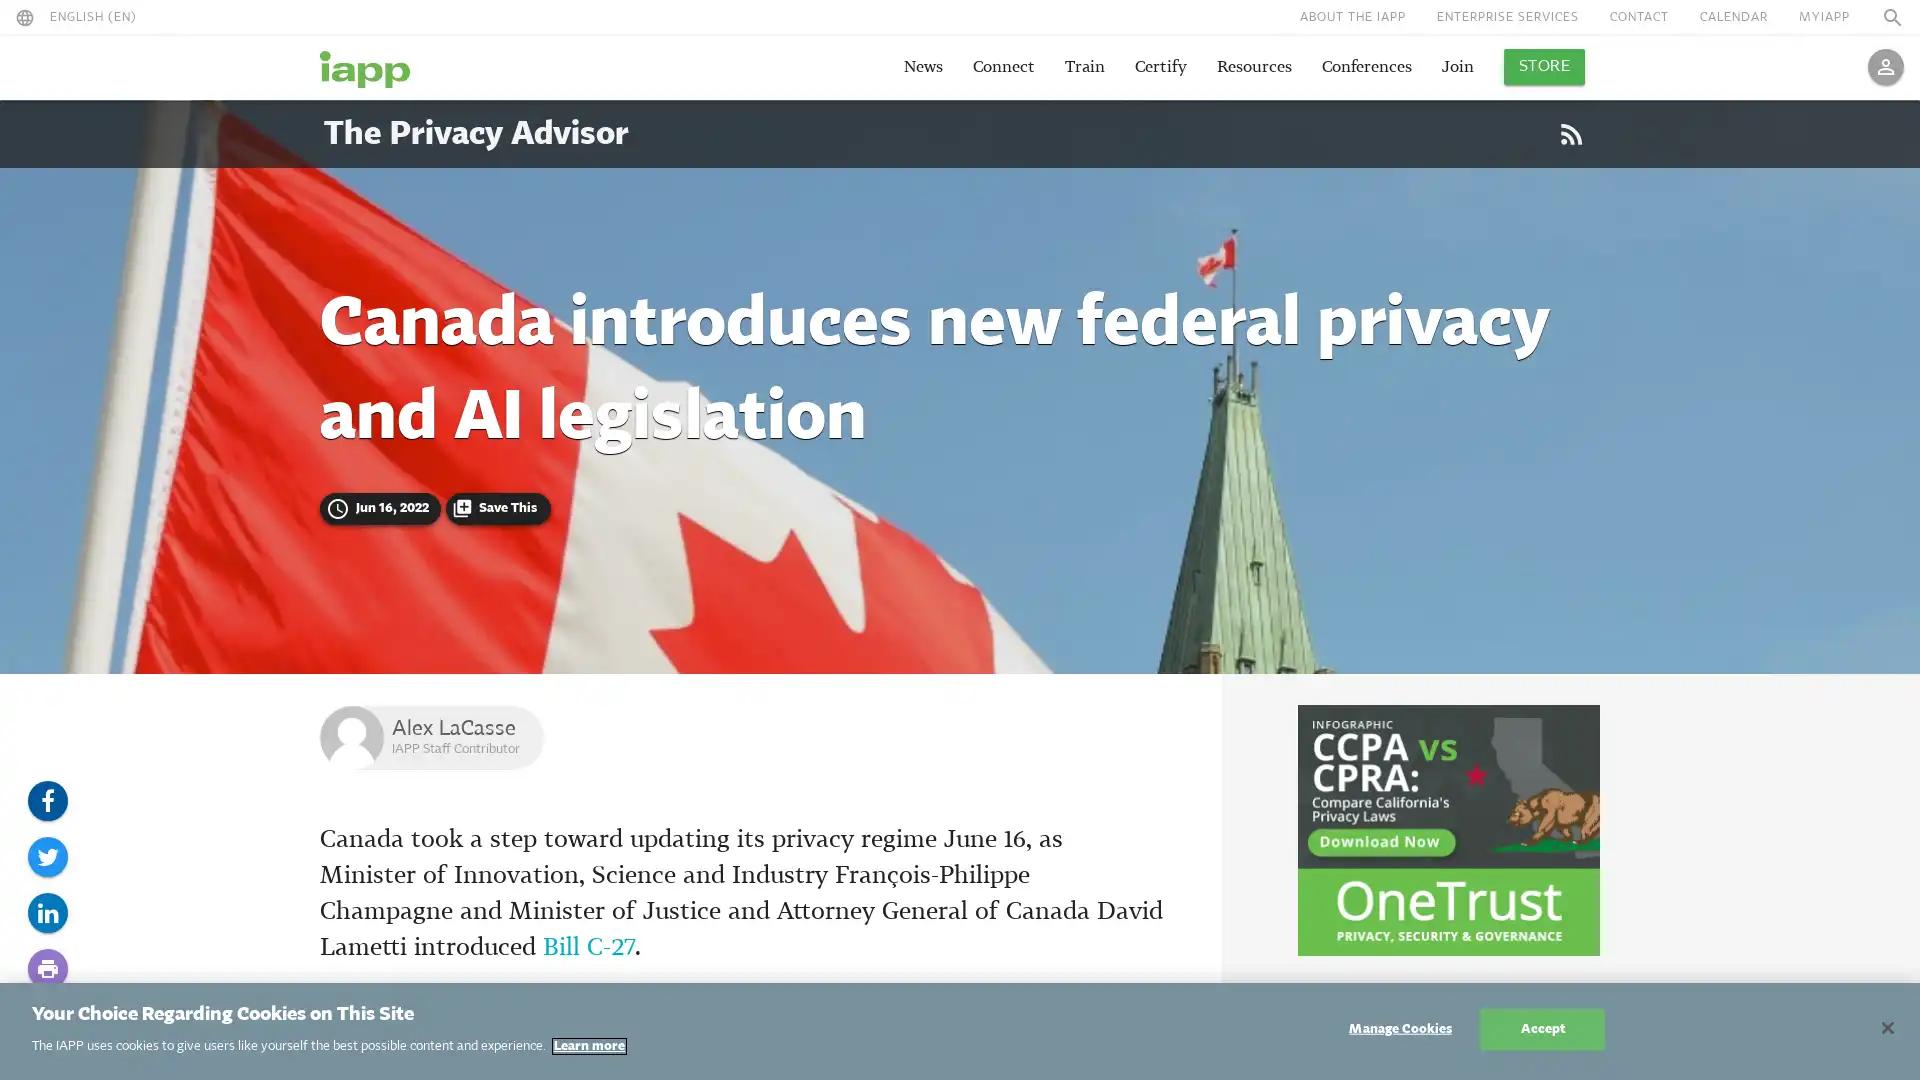 The height and width of the screenshot is (1080, 1920). What do you see at coordinates (1399, 1029) in the screenshot?
I see `Manage Cookies` at bounding box center [1399, 1029].